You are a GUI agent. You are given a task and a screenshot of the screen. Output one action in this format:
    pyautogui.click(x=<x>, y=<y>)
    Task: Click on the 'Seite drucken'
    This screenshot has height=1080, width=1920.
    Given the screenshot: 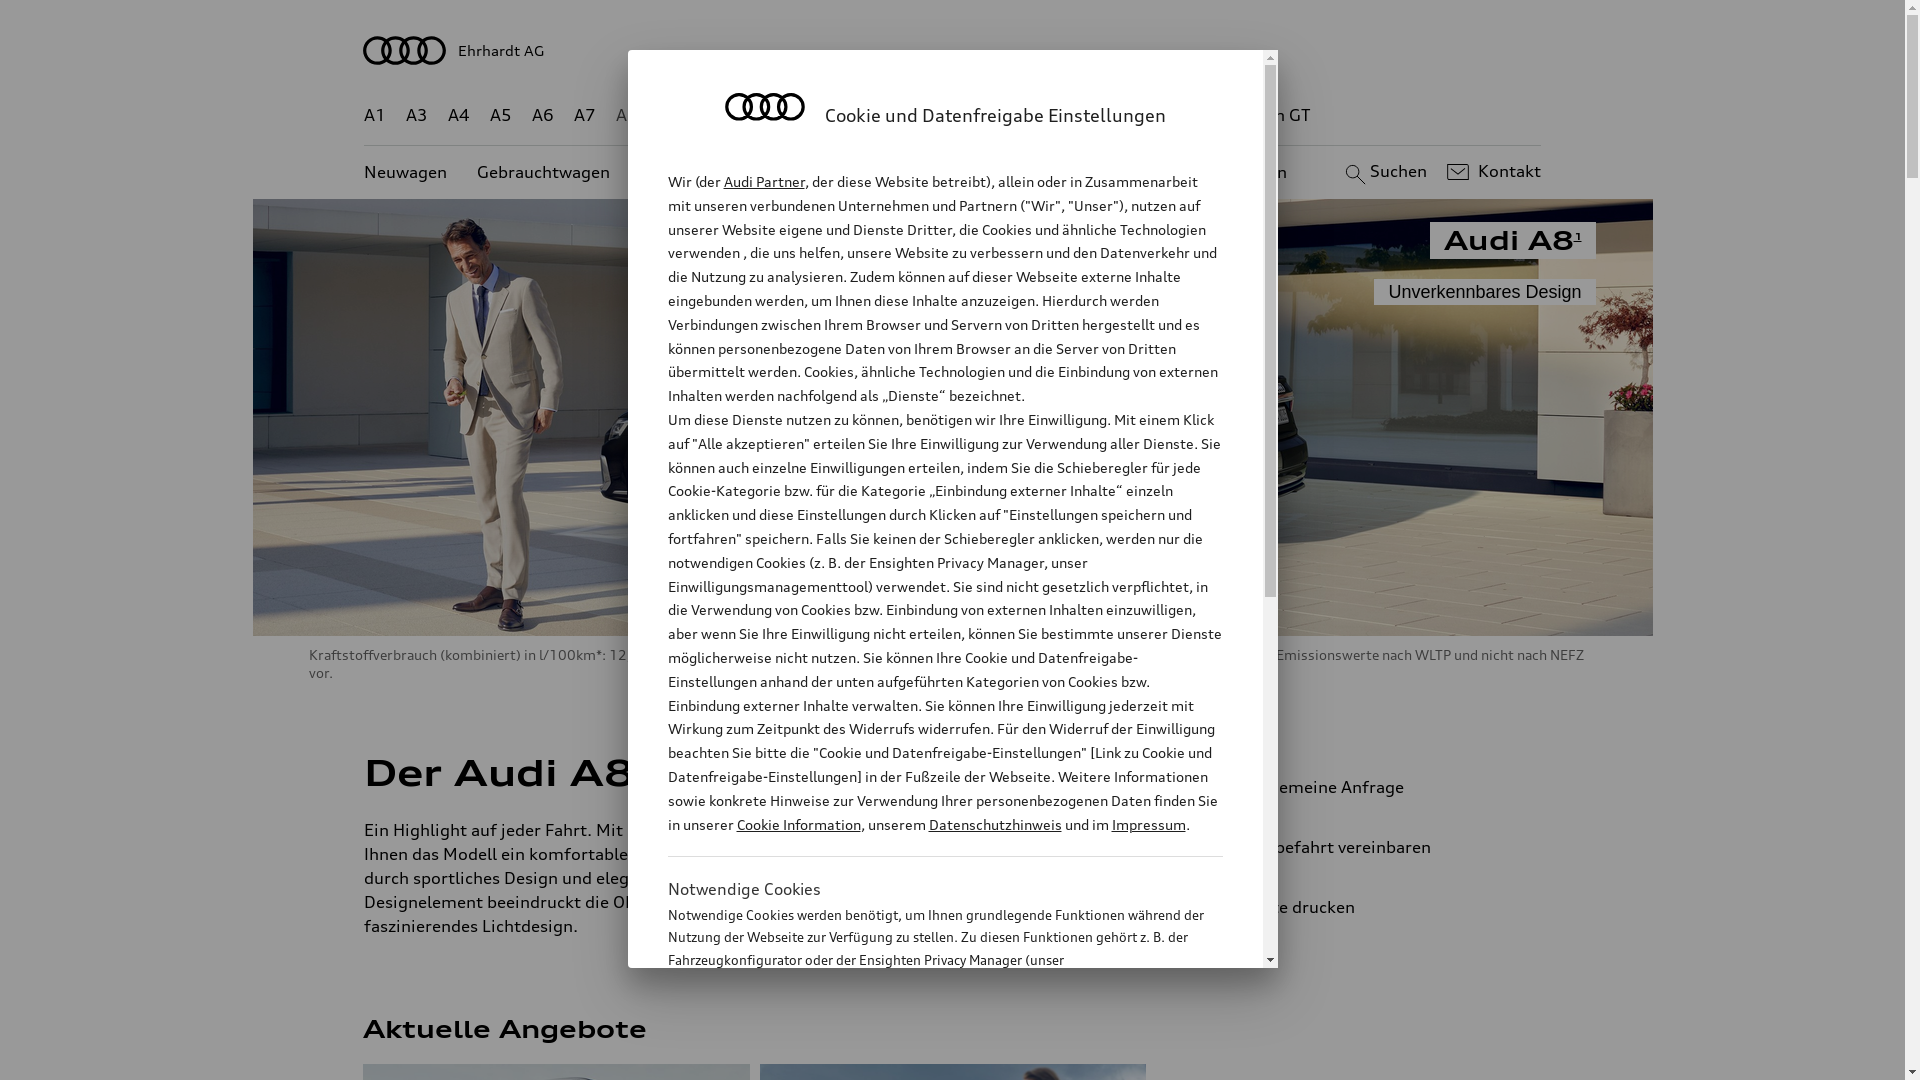 What is the action you would take?
    pyautogui.click(x=1213, y=906)
    